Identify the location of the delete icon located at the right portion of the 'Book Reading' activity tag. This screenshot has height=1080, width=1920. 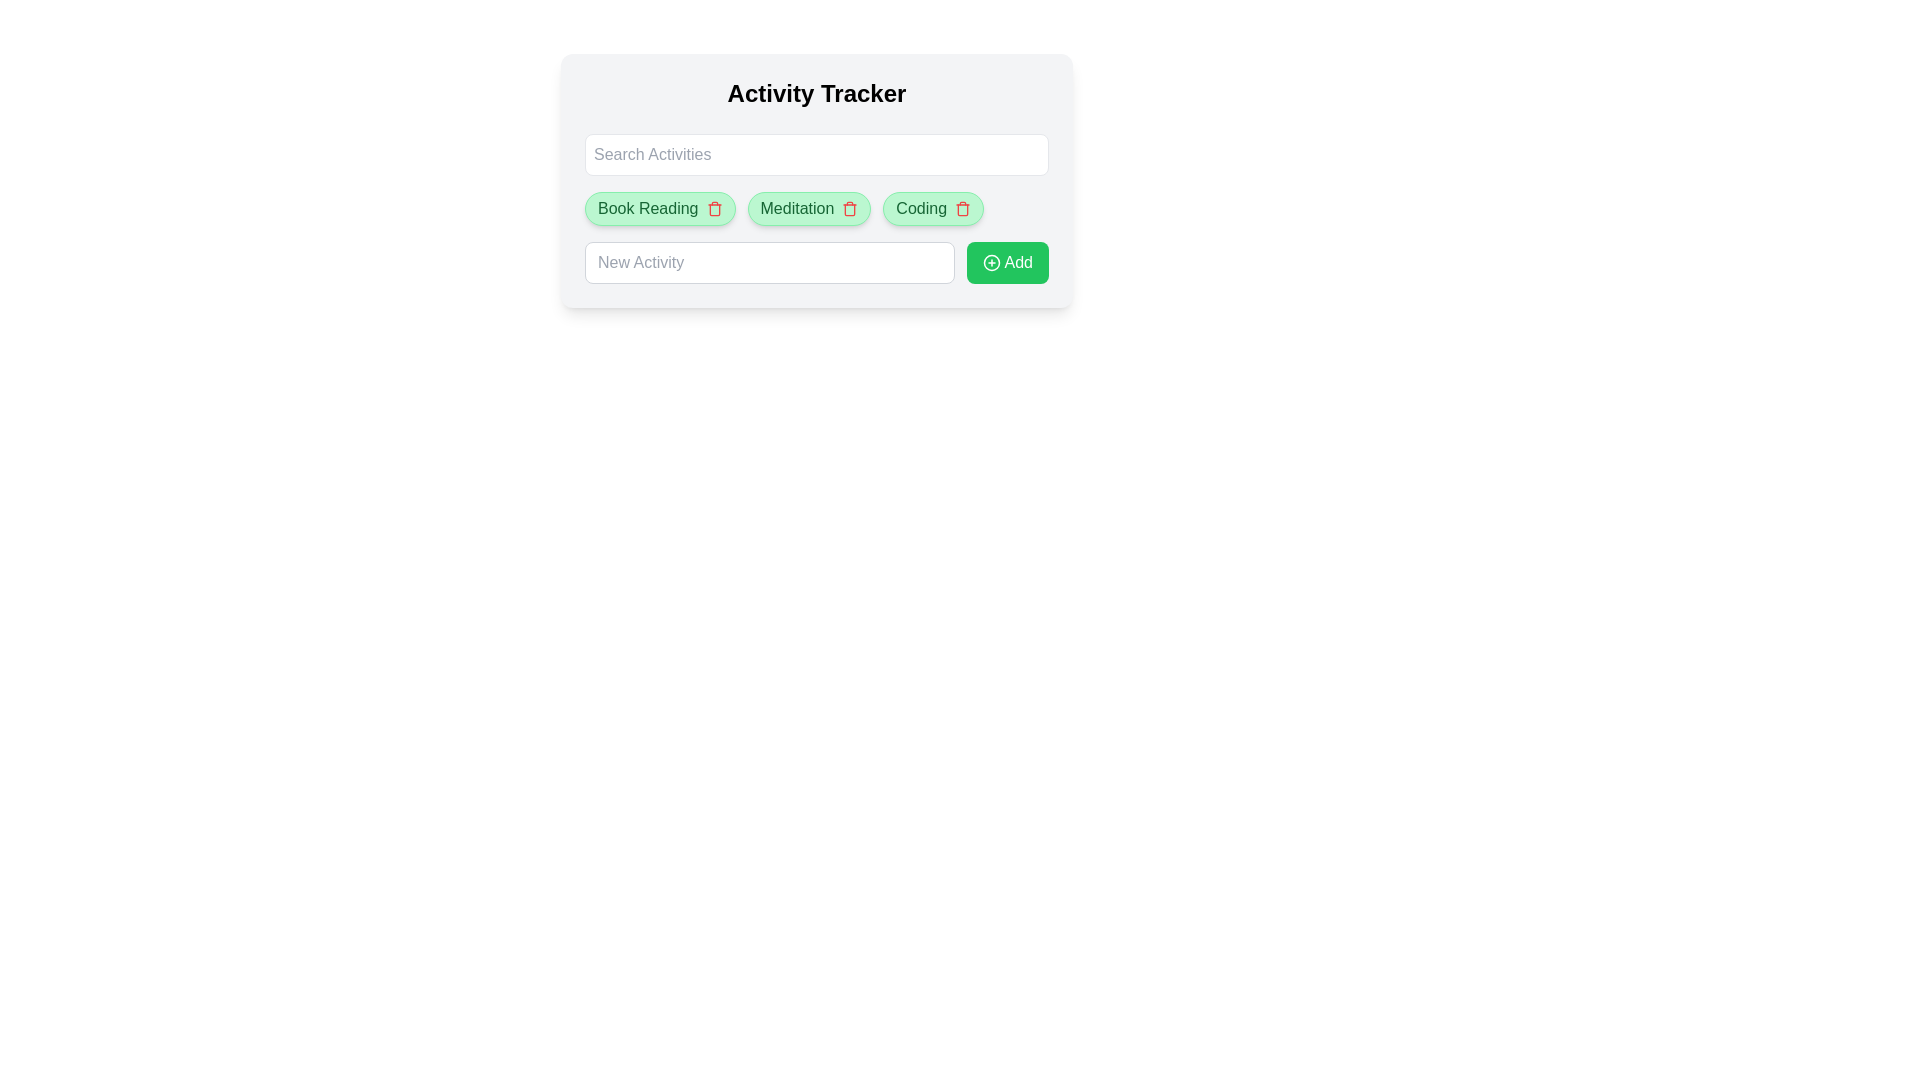
(714, 210).